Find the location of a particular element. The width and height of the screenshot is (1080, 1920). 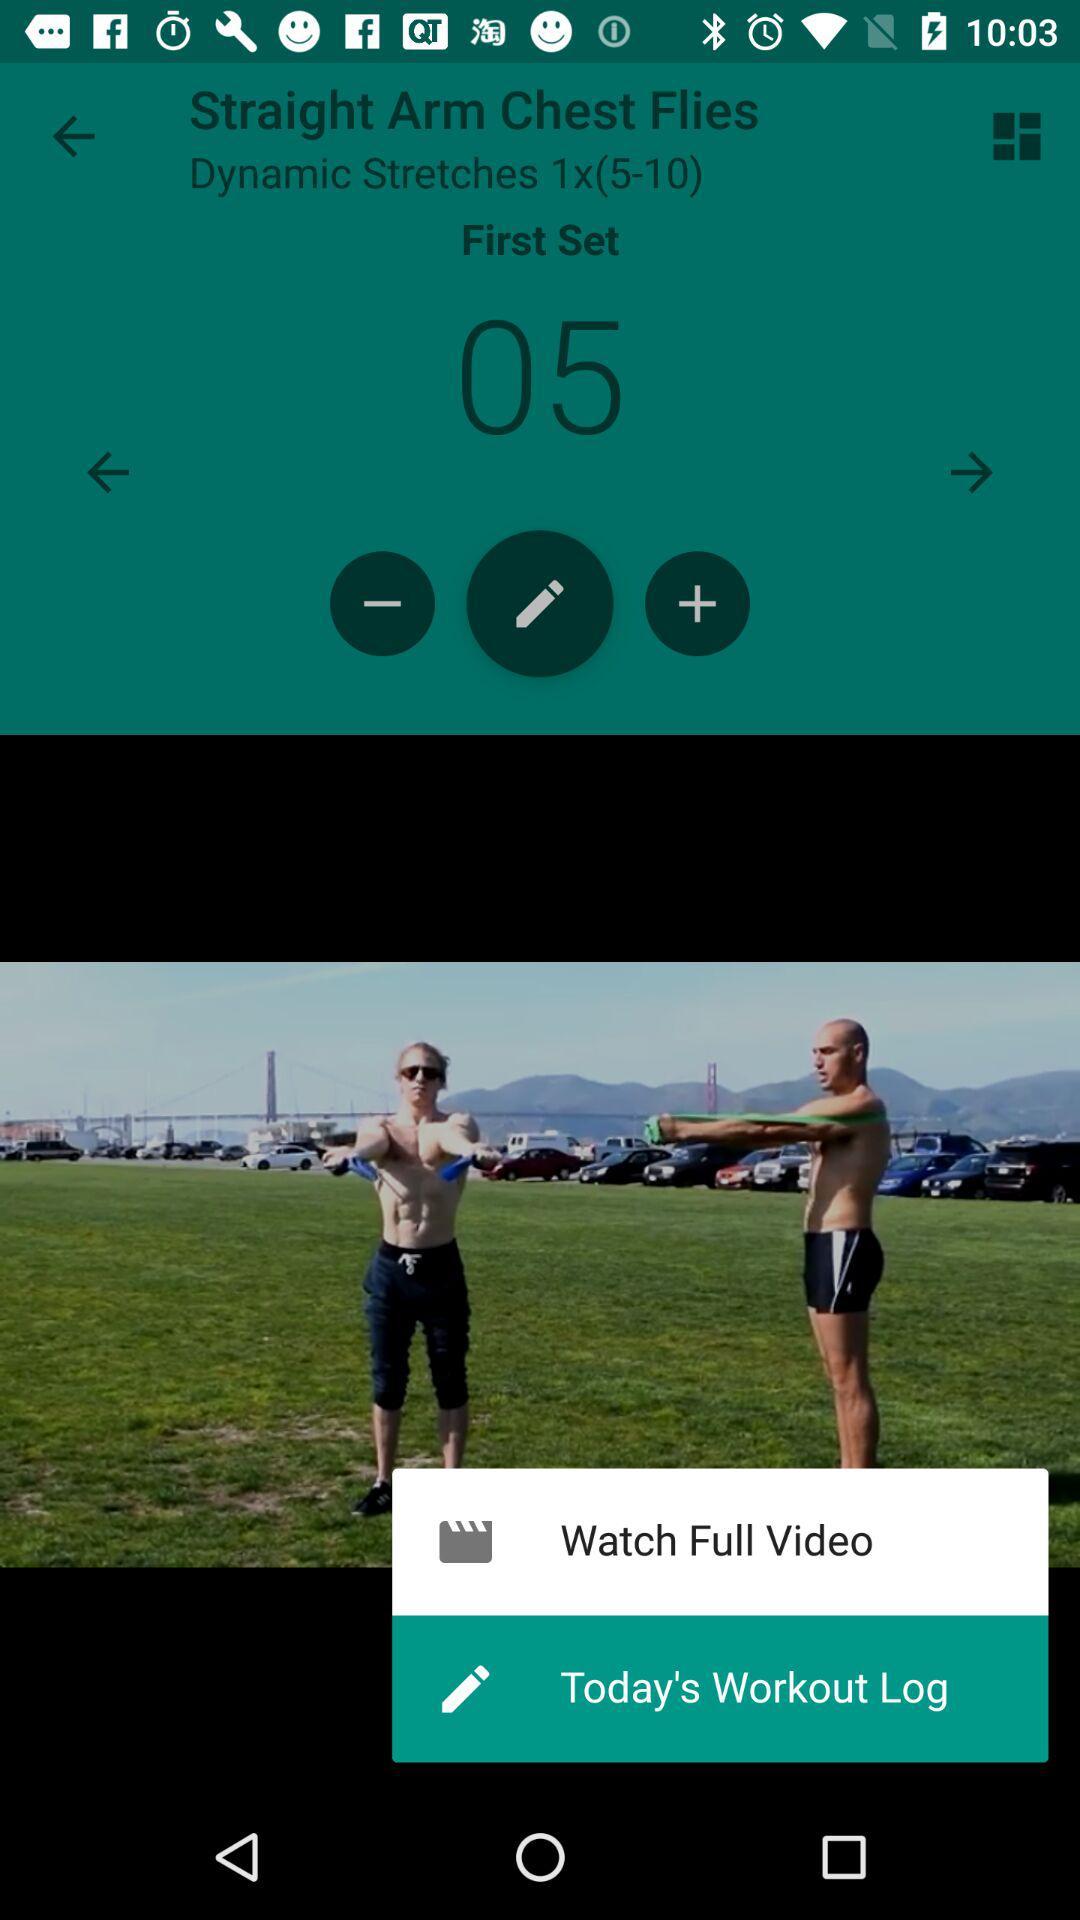

the add icon is located at coordinates (696, 646).